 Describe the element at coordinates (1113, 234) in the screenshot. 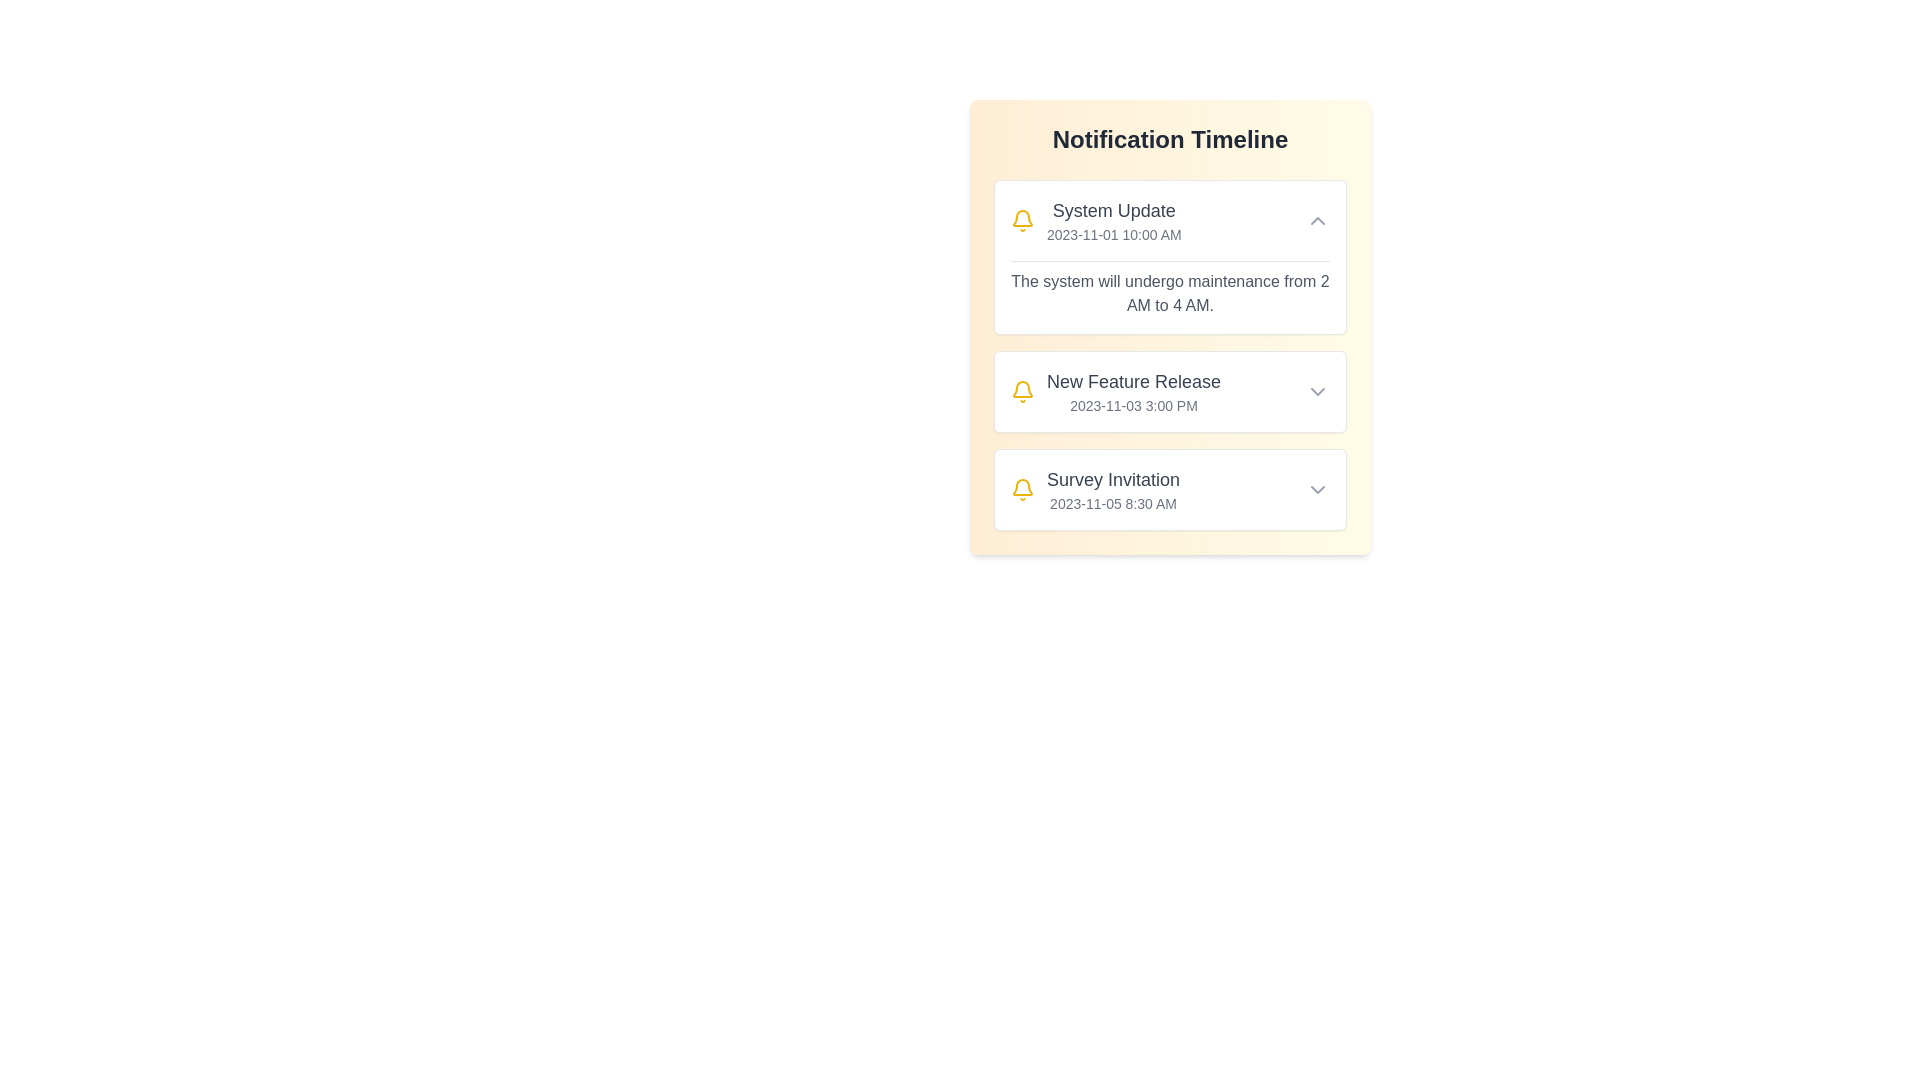

I see `the text label displaying '2023-11-01 10:00 AM' located directly below the heading 'System Update' in the top notification card` at that location.